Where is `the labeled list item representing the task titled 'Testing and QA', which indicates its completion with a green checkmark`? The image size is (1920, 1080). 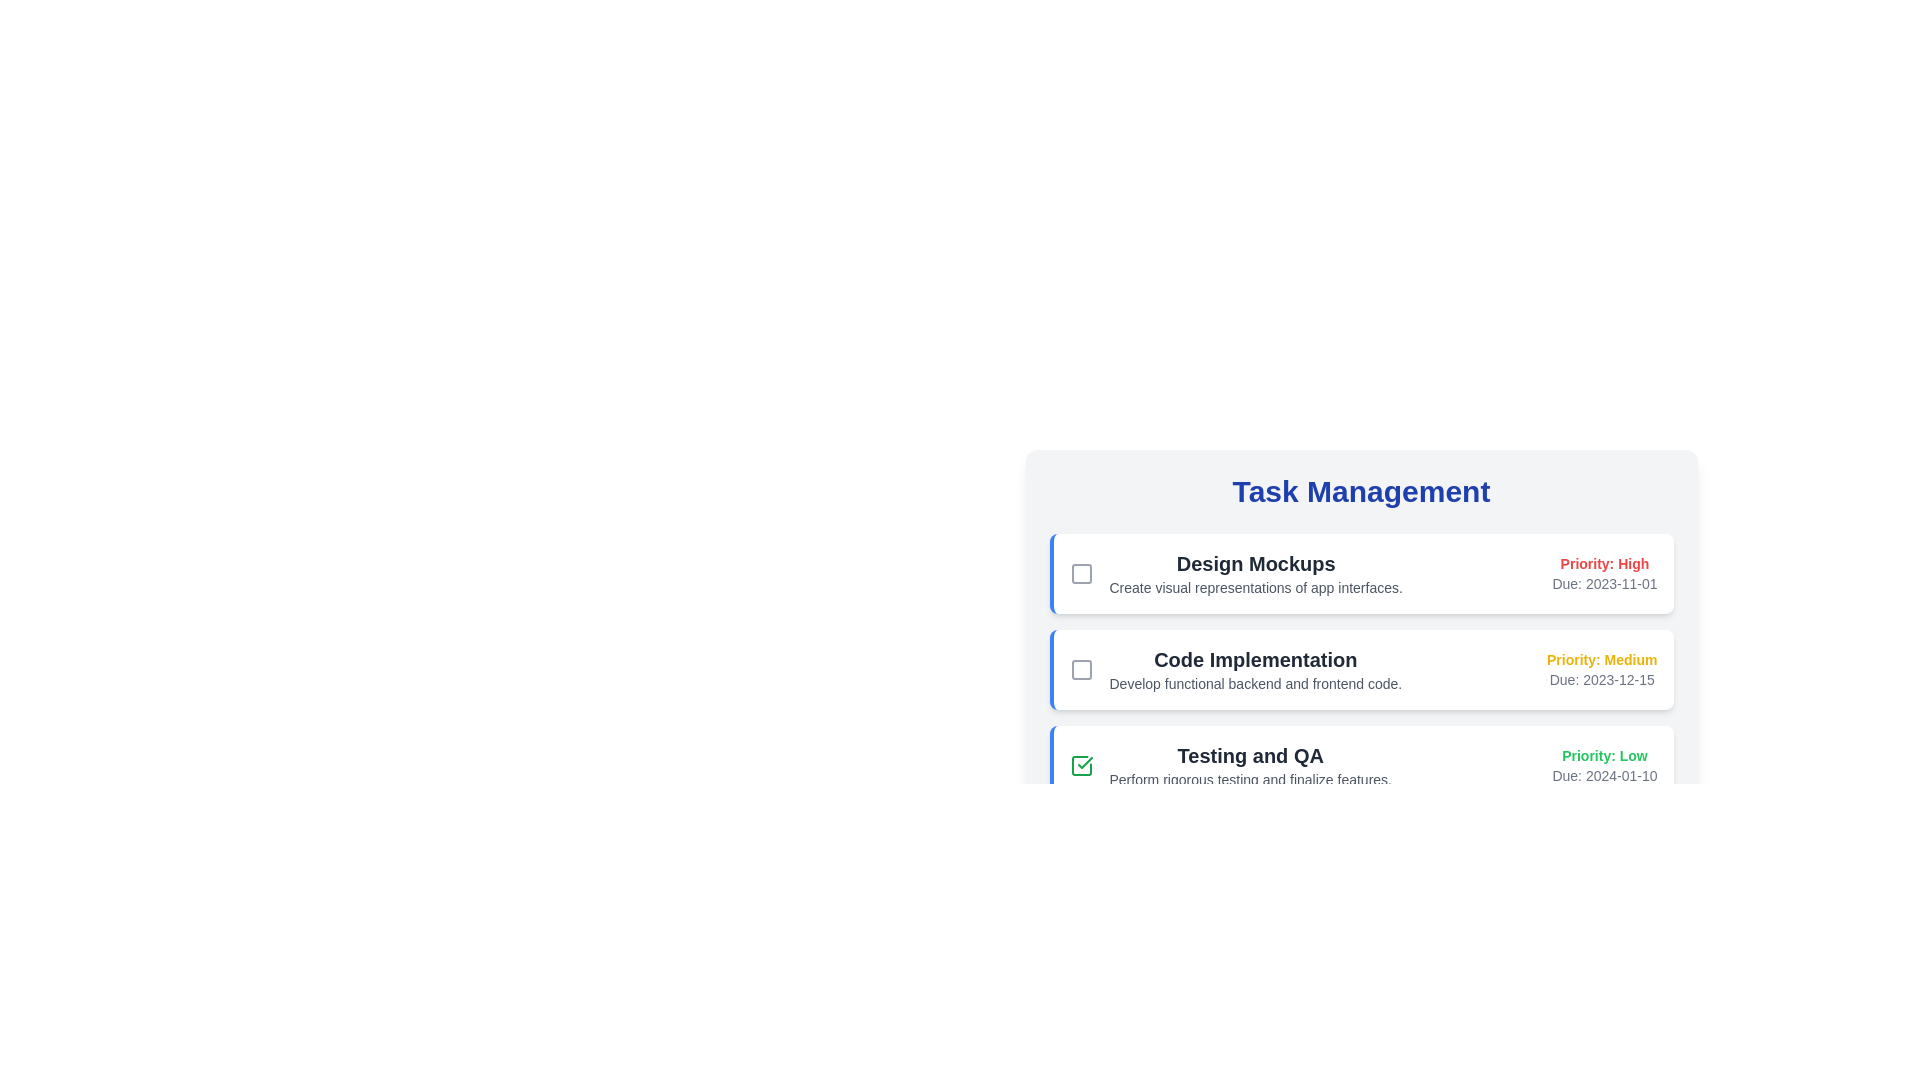
the labeled list item representing the task titled 'Testing and QA', which indicates its completion with a green checkmark is located at coordinates (1229, 765).